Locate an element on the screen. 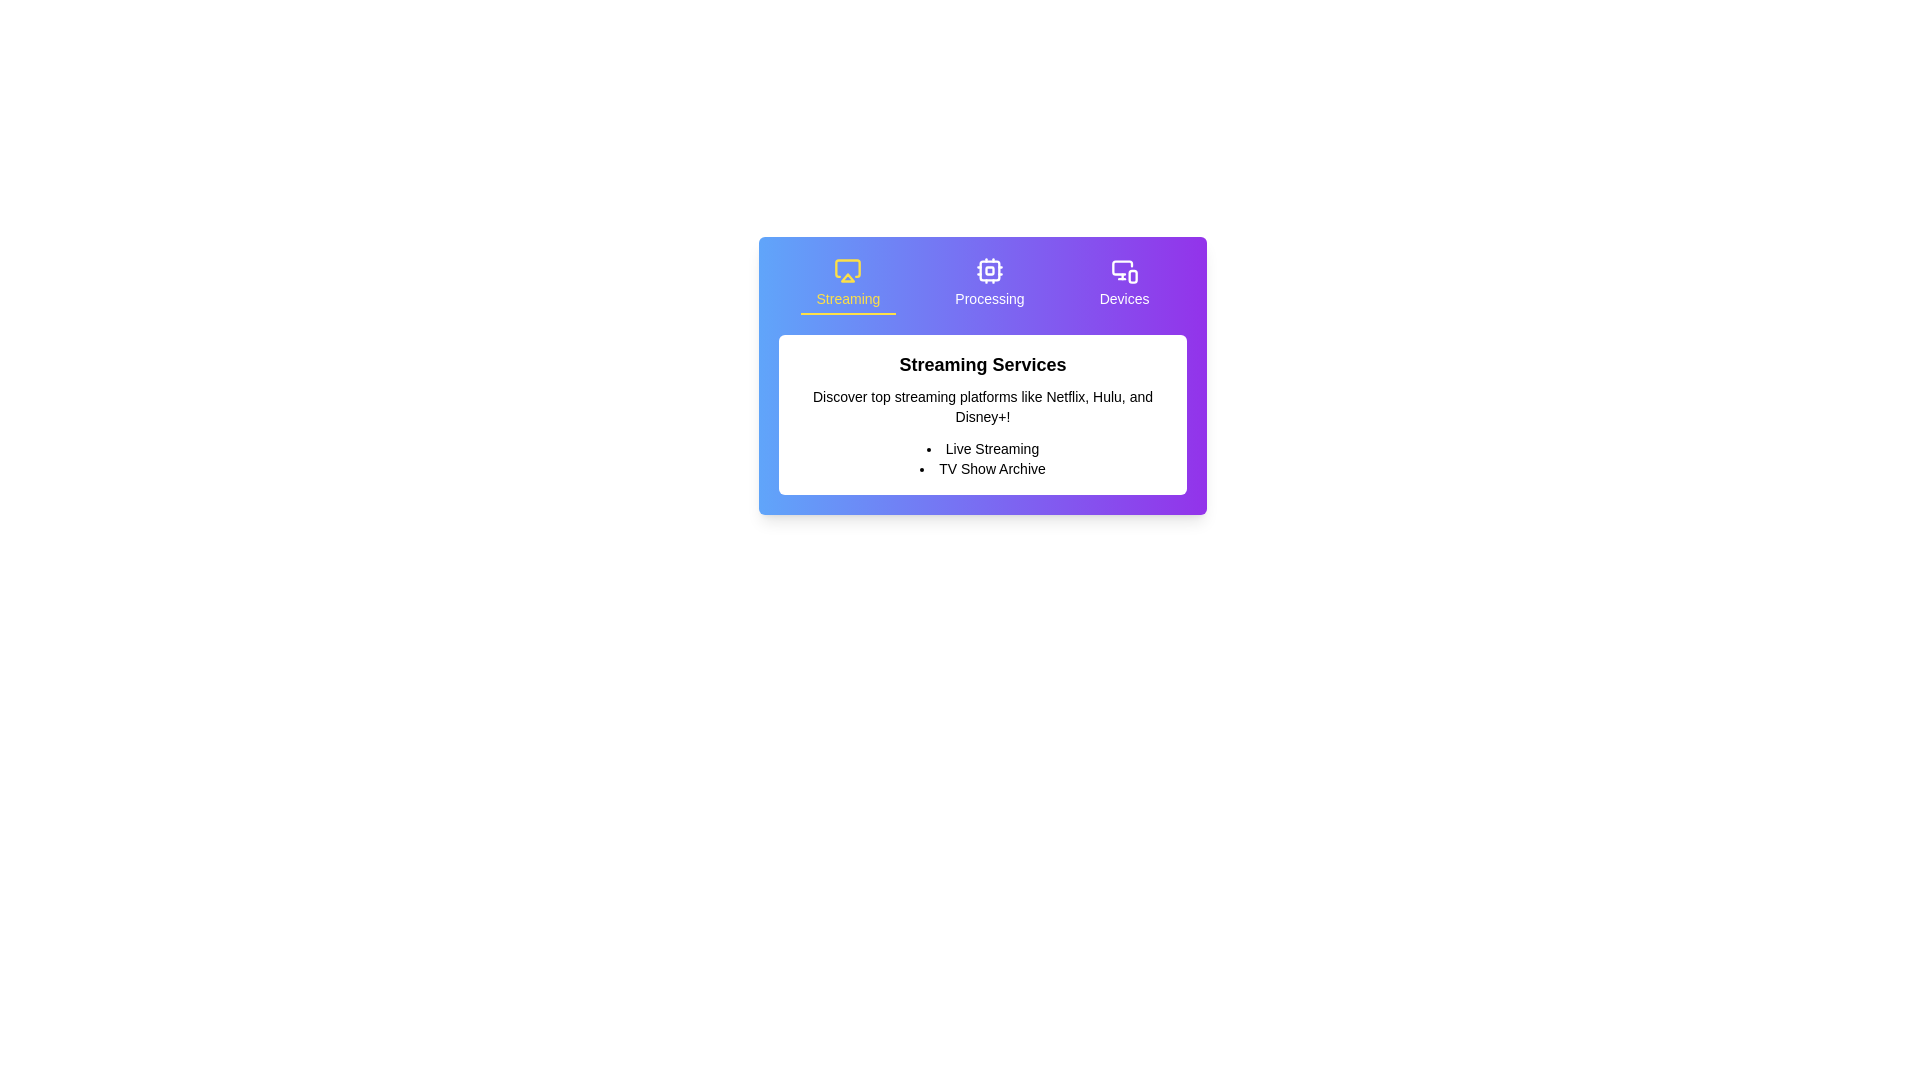  the 'Streaming' tab-like button, which is the first tab in a group of three at the top of the card component is located at coordinates (848, 285).